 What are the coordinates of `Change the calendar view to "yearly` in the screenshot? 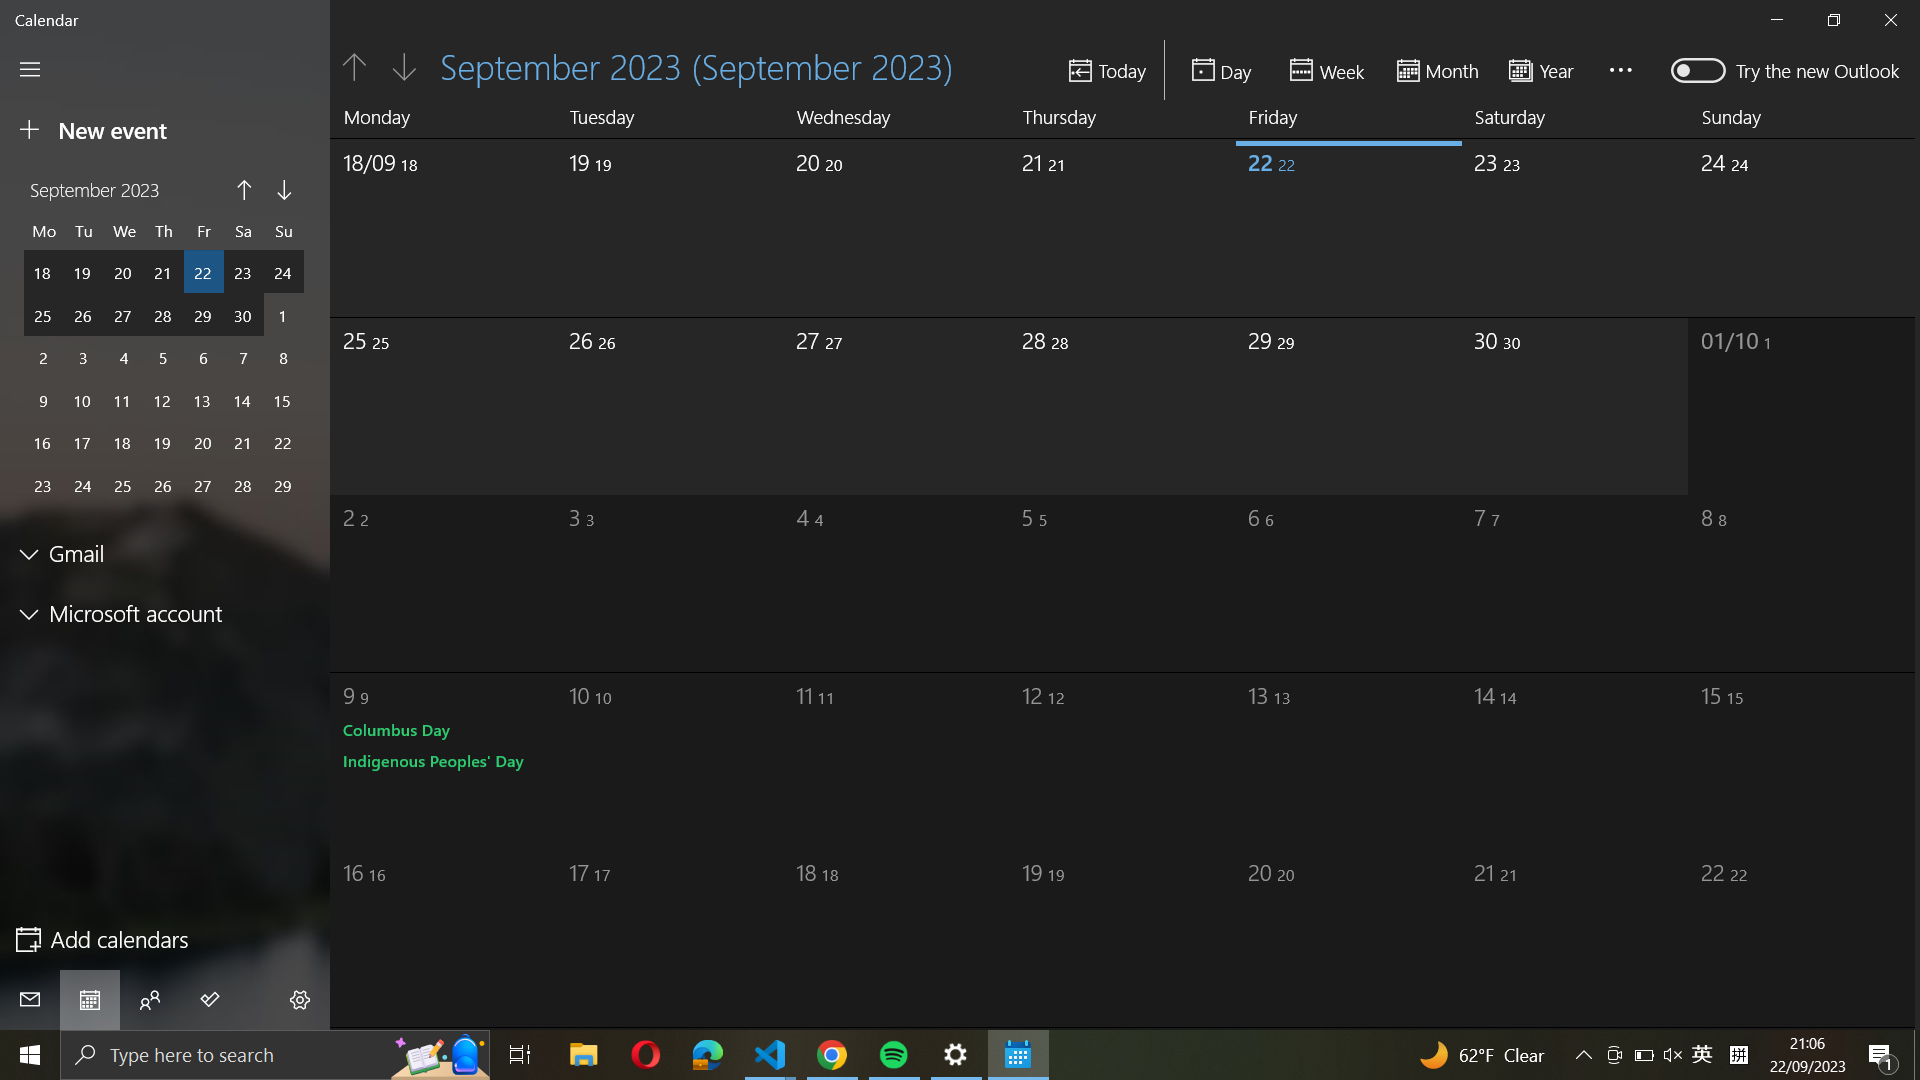 It's located at (1547, 68).